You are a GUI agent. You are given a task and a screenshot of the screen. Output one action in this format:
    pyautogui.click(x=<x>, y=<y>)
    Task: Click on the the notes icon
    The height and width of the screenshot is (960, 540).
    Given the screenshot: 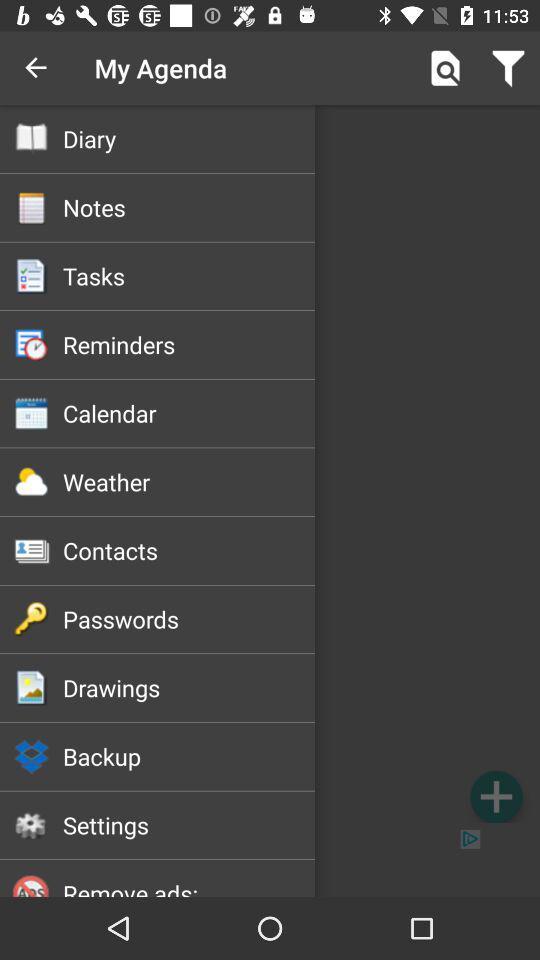 What is the action you would take?
    pyautogui.click(x=189, y=207)
    